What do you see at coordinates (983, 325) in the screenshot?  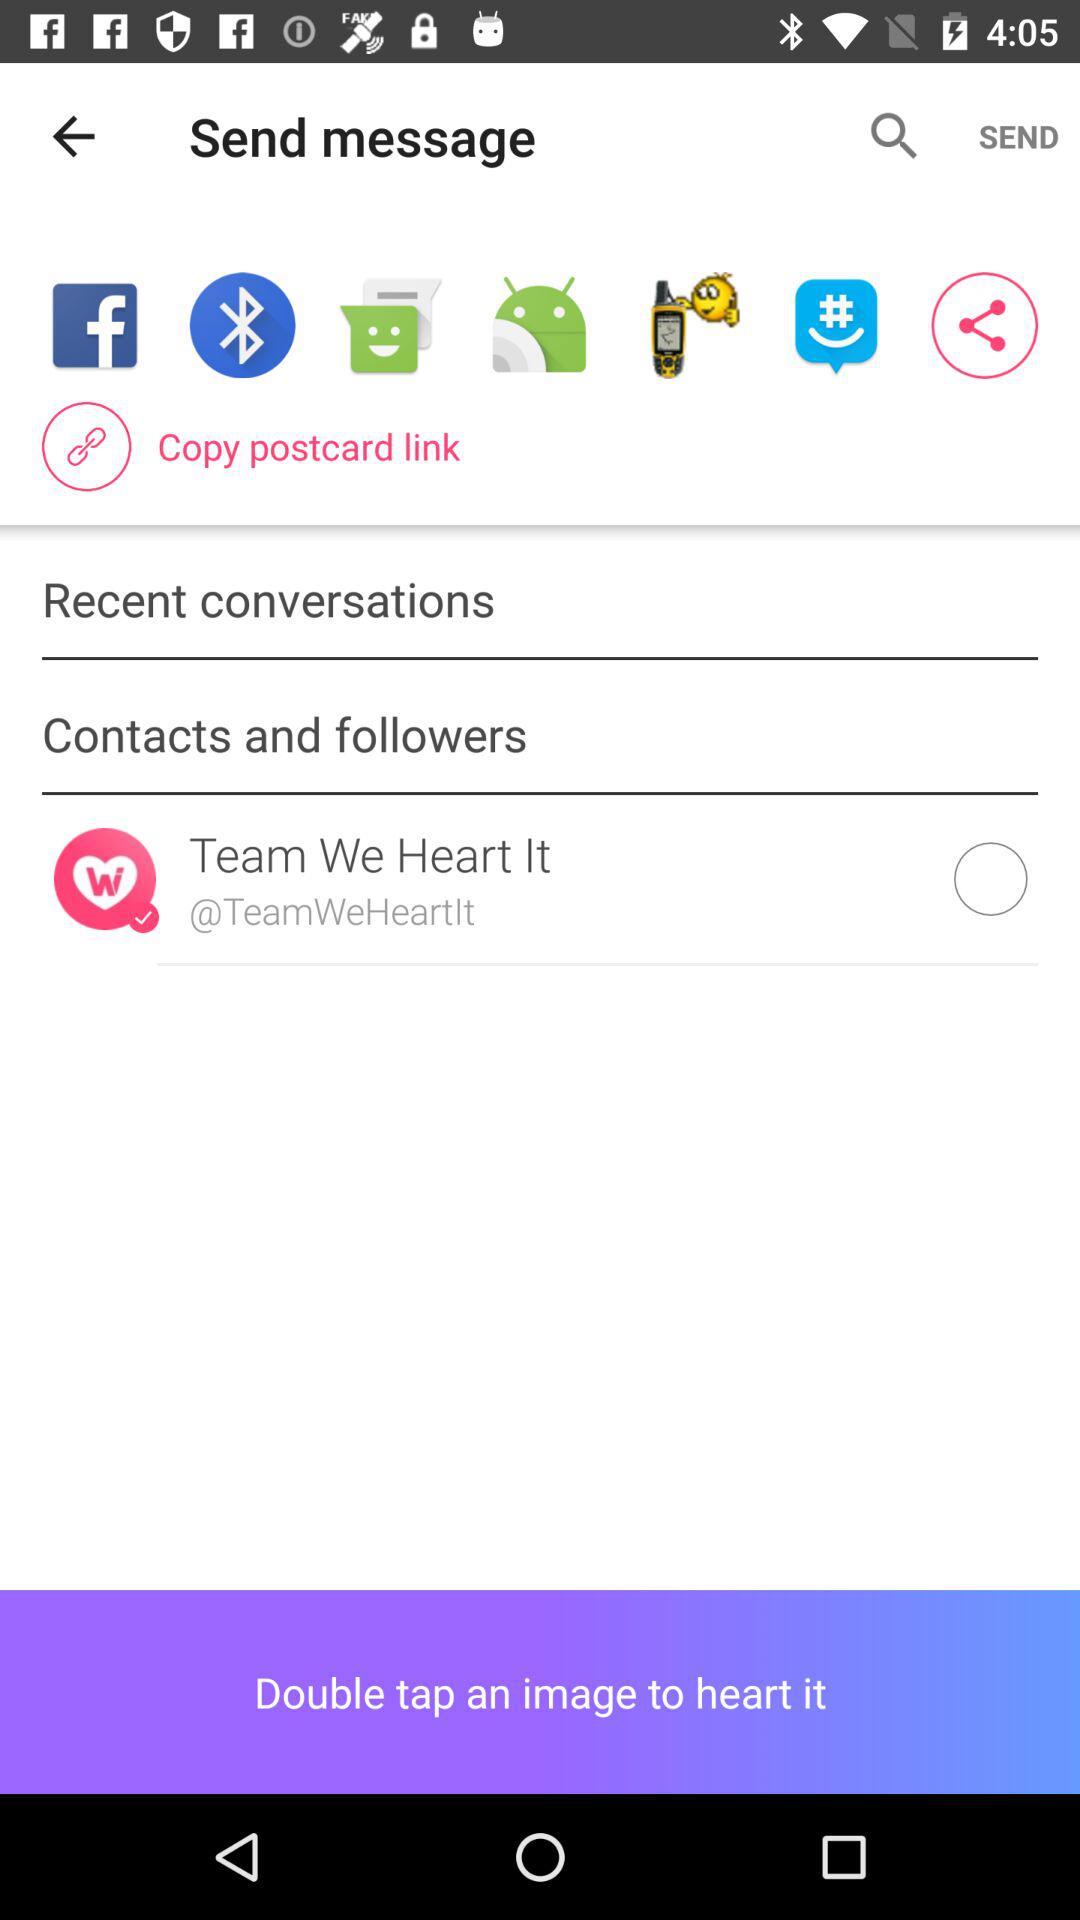 I see `more share options` at bounding box center [983, 325].